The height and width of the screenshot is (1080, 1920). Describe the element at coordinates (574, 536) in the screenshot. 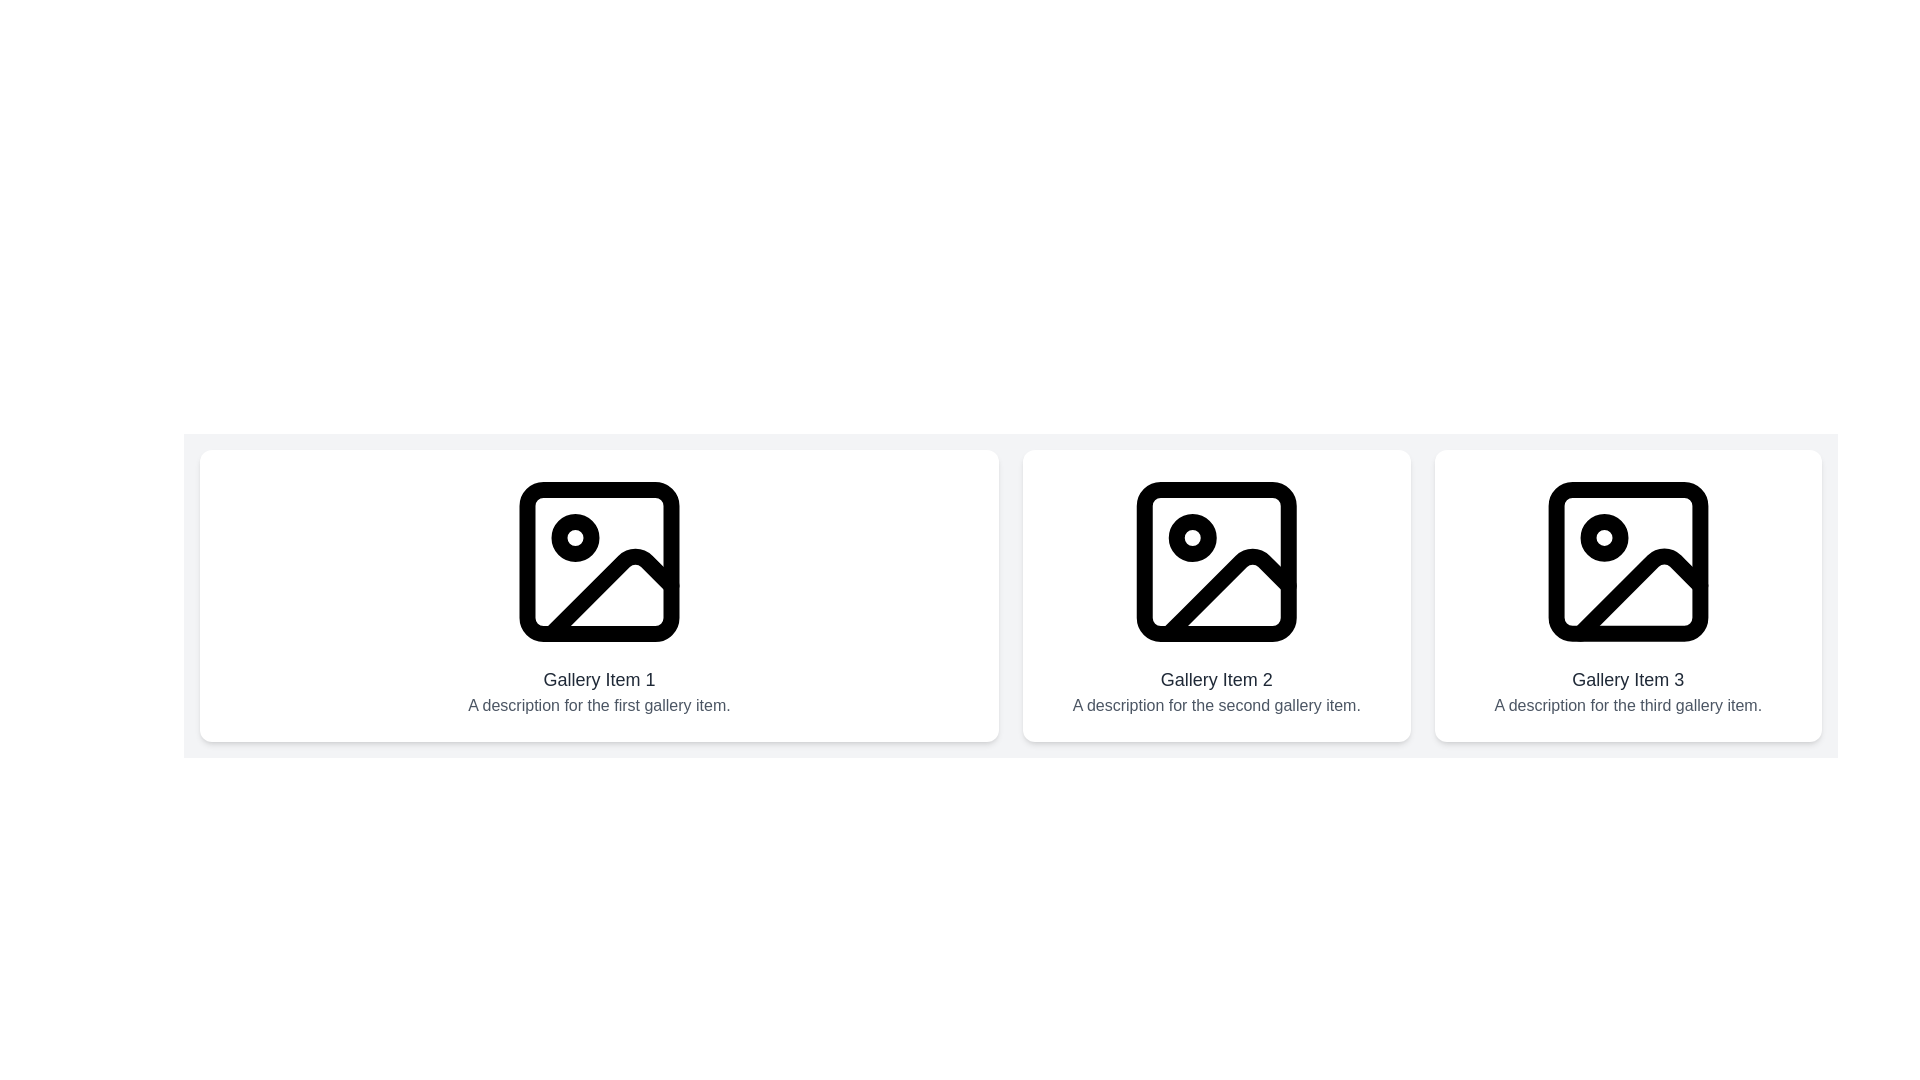

I see `the Circle element within the SVG graphic, which represents a symbolic feature and is located at the leftmost gallery item above the mountain illustration` at that location.